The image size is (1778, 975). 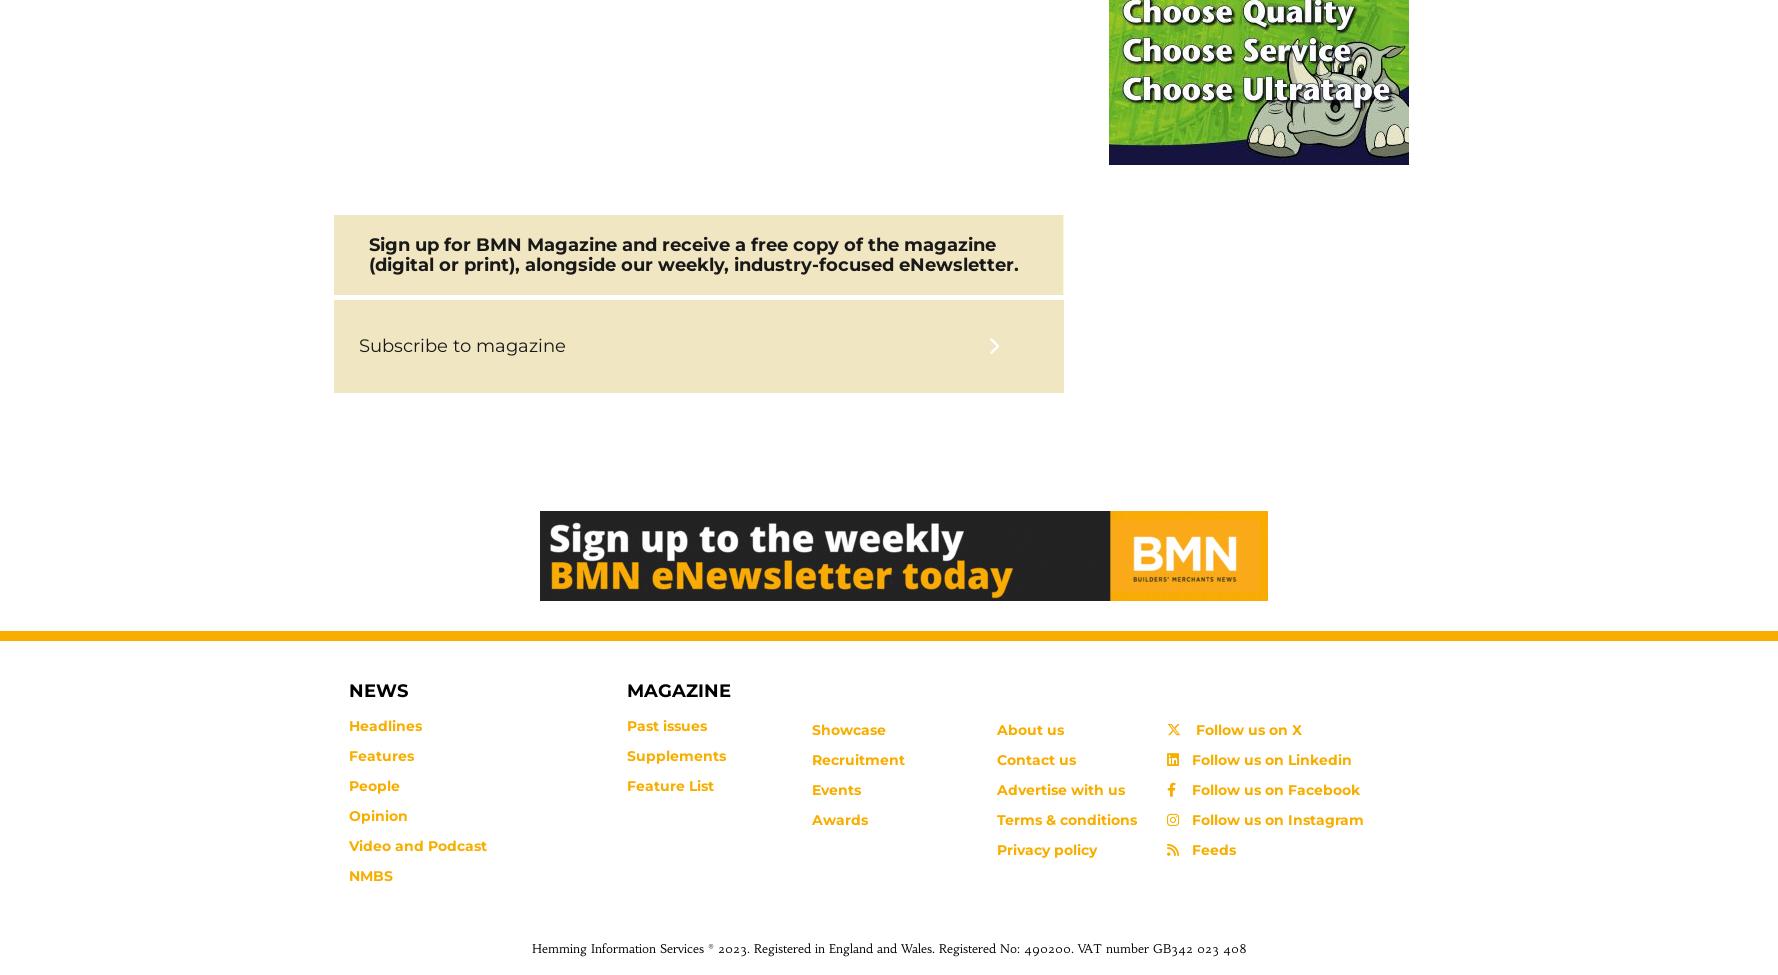 What do you see at coordinates (377, 815) in the screenshot?
I see `'Opinion'` at bounding box center [377, 815].